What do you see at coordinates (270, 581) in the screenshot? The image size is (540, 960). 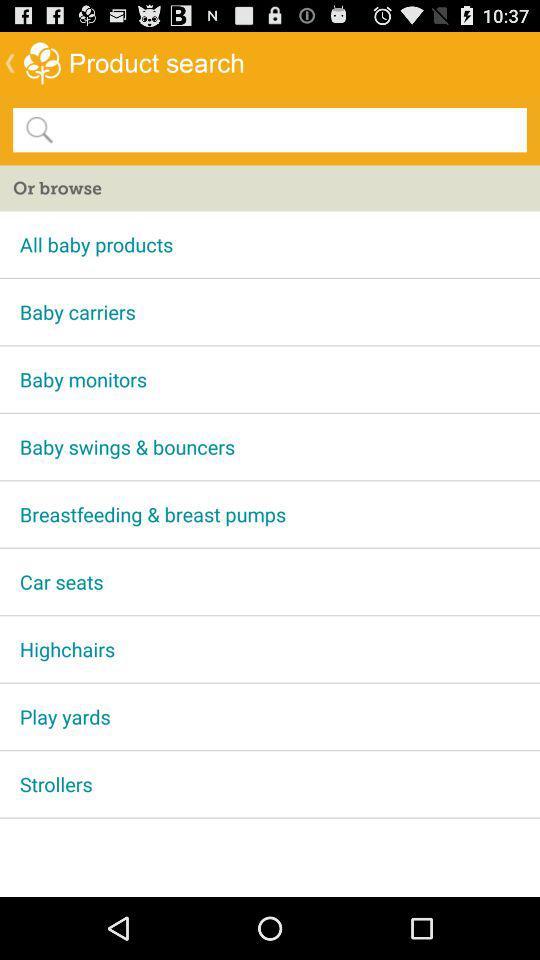 I see `icon below the breastfeeding & breast pumps item` at bounding box center [270, 581].